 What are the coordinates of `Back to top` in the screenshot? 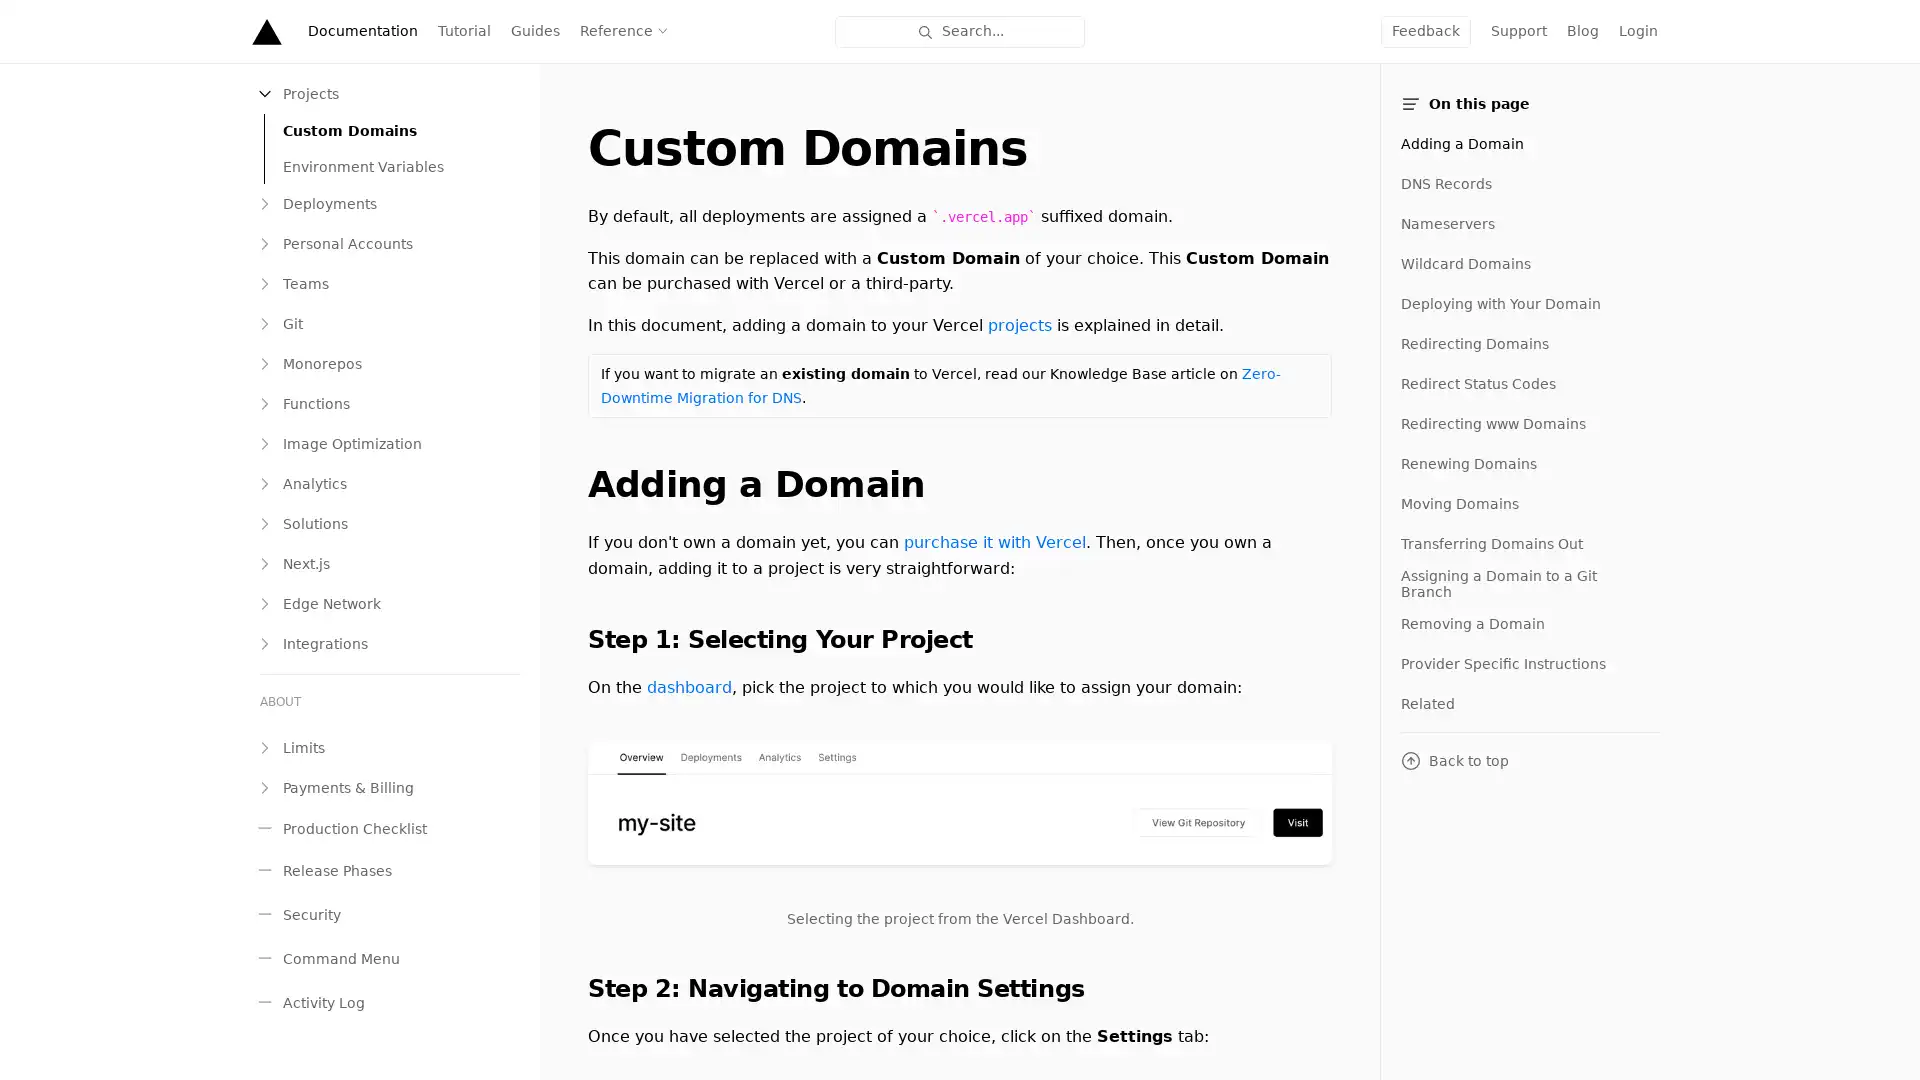 It's located at (1529, 760).